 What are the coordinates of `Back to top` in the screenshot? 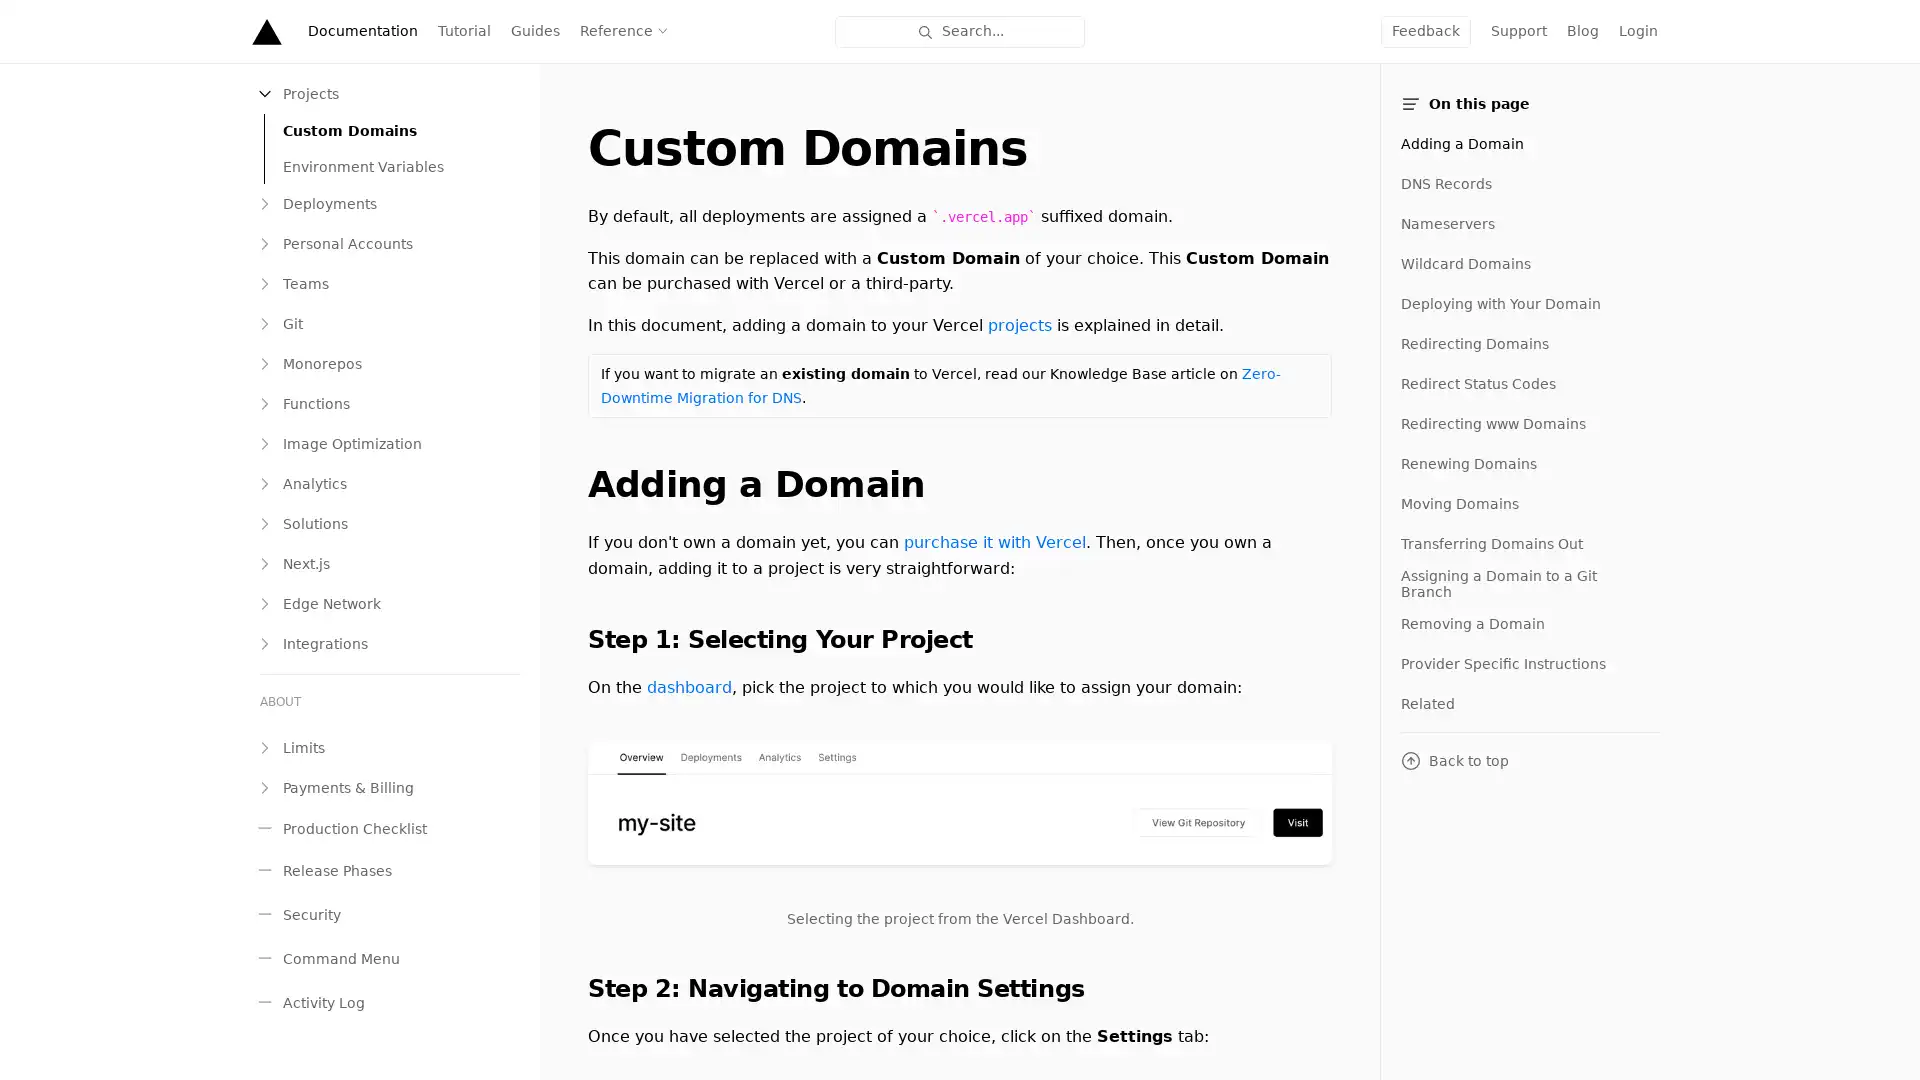 It's located at (1529, 760).